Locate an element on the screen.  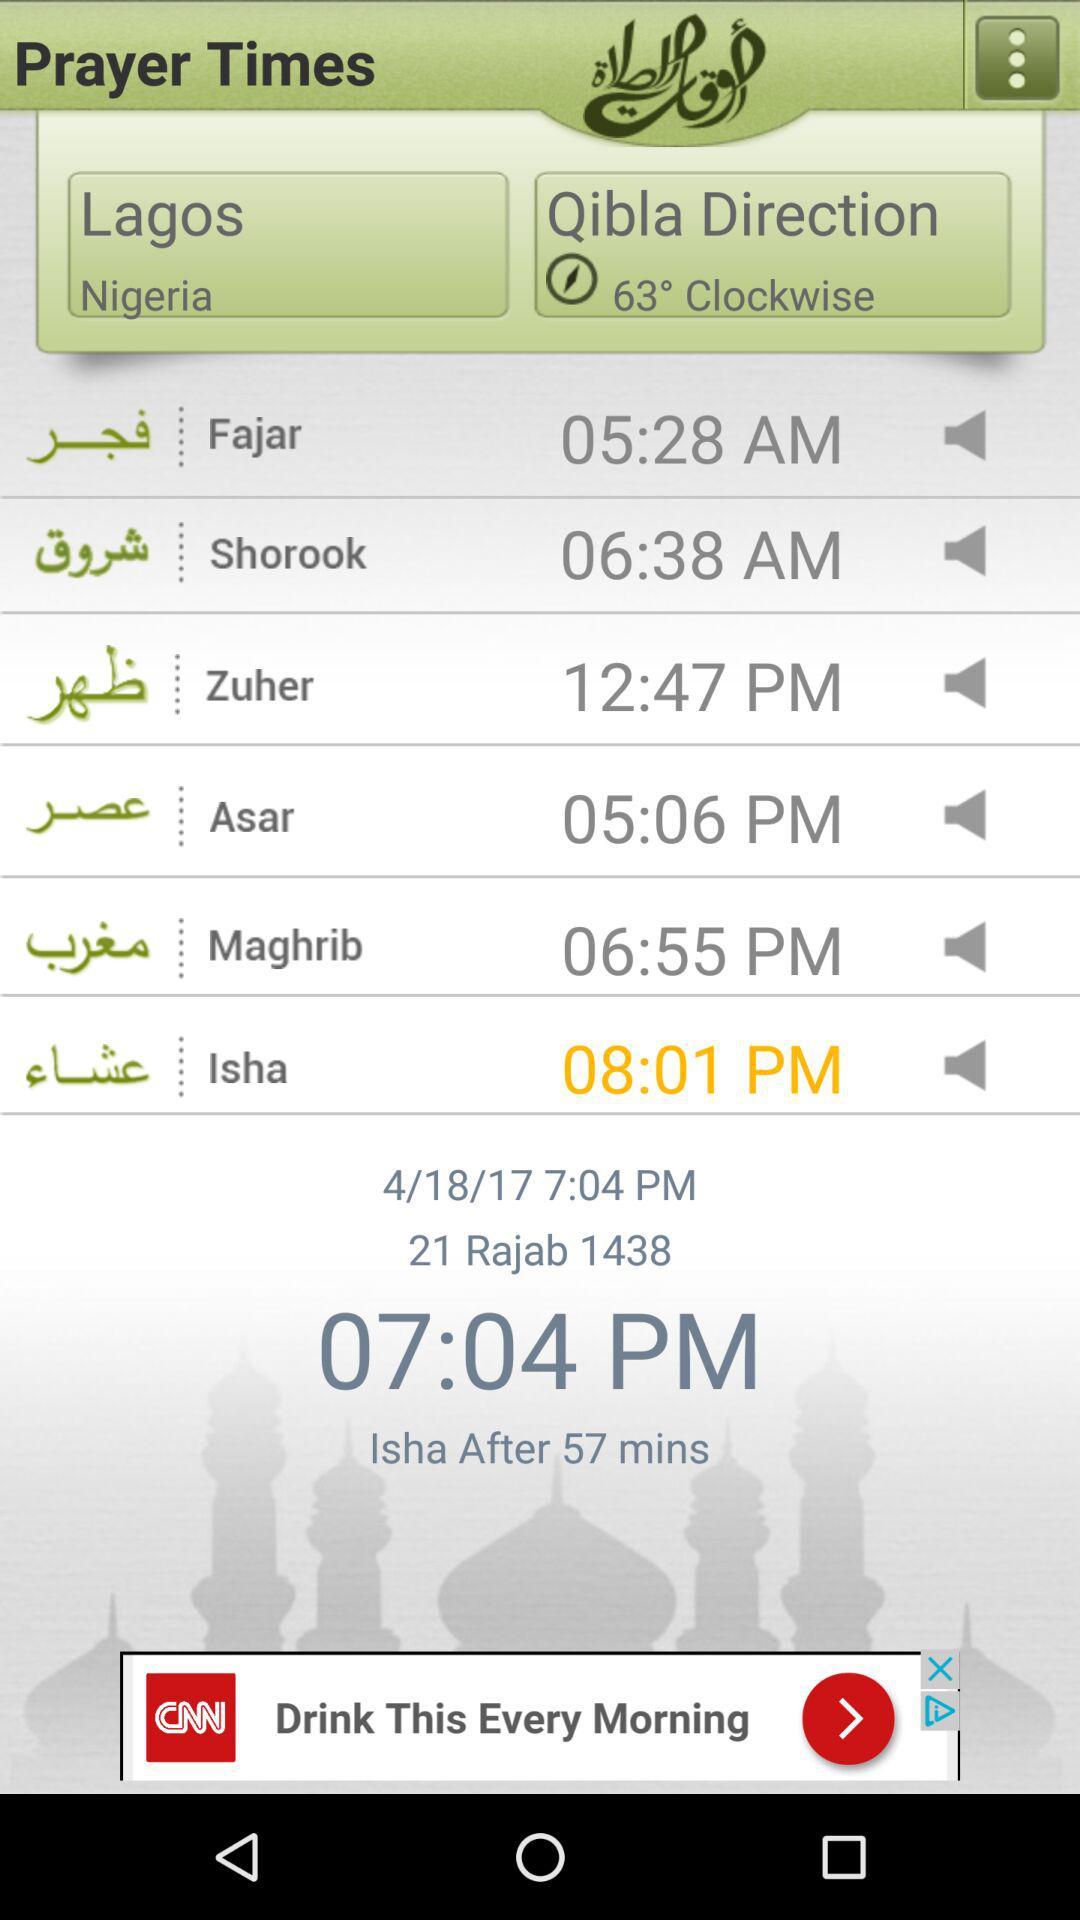
volume option is located at coordinates (981, 1066).